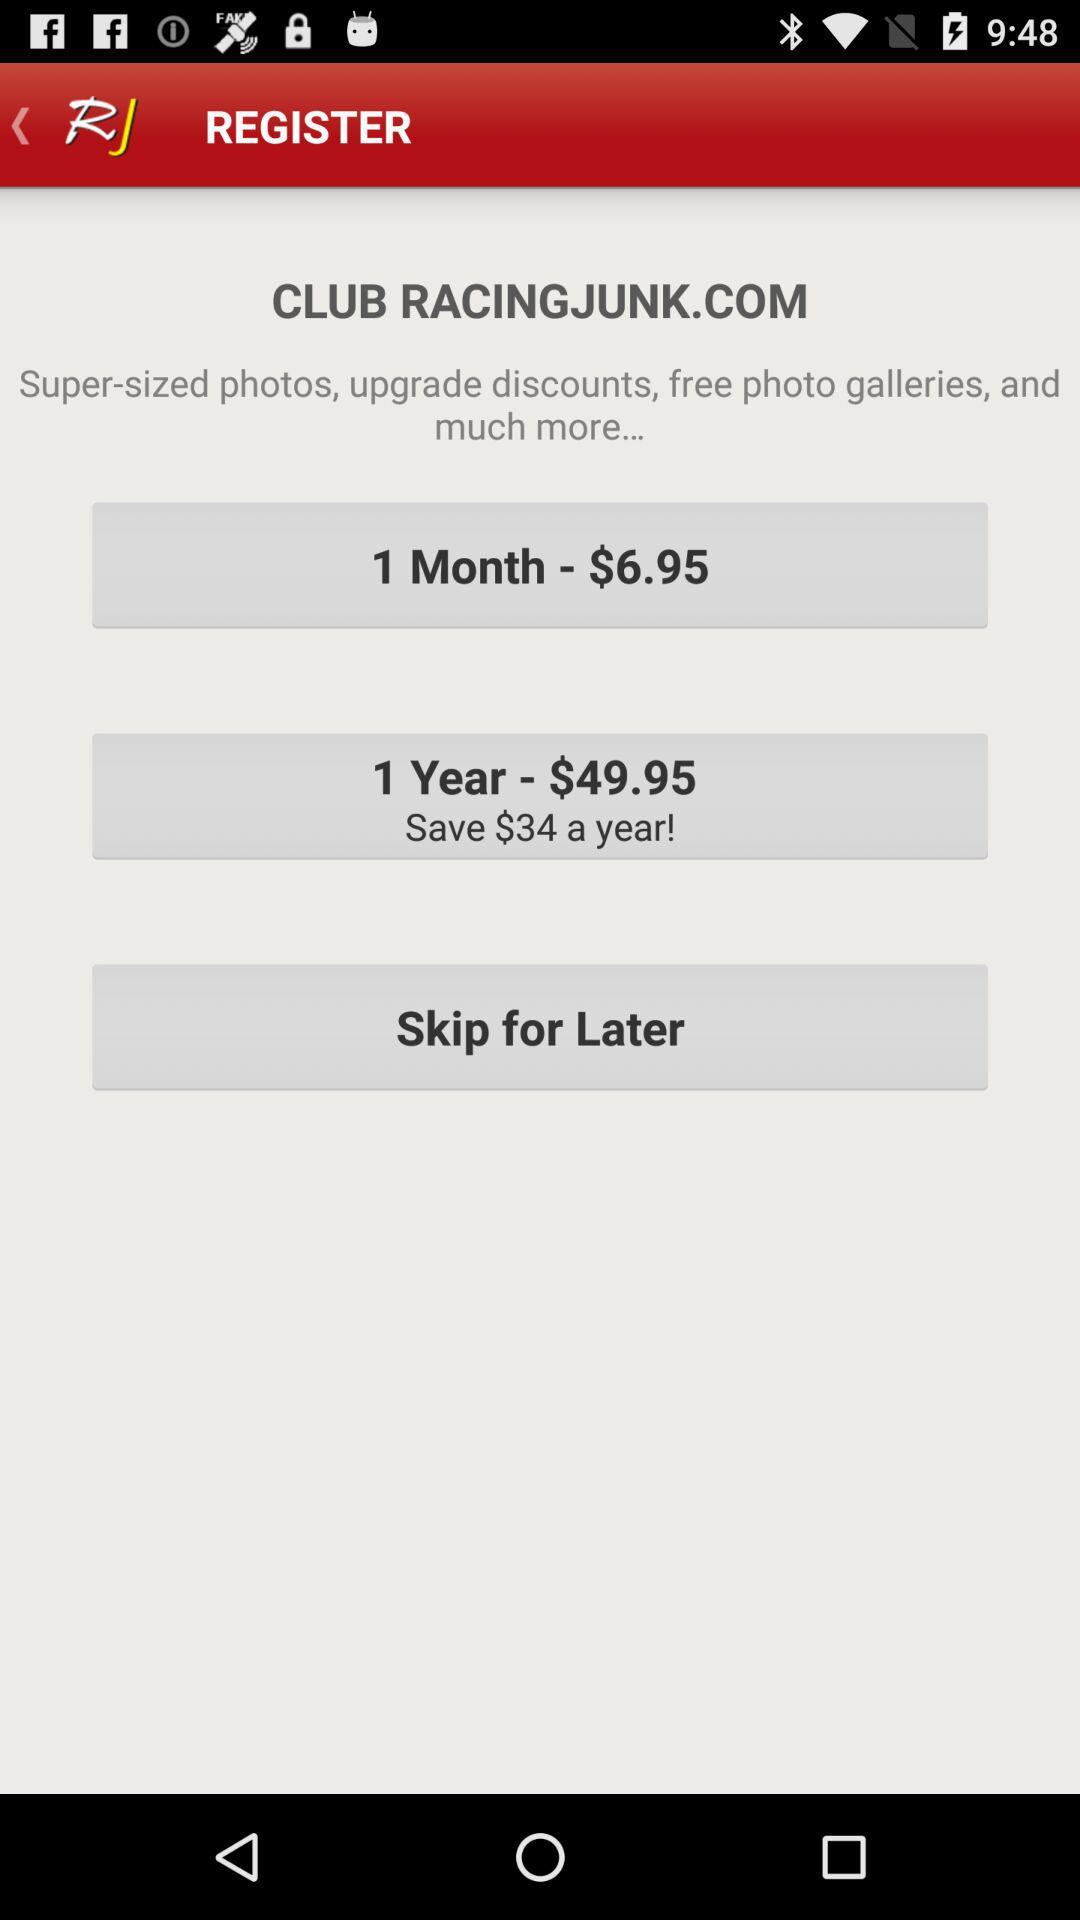  What do you see at coordinates (540, 795) in the screenshot?
I see `the icon above the skip for later item` at bounding box center [540, 795].